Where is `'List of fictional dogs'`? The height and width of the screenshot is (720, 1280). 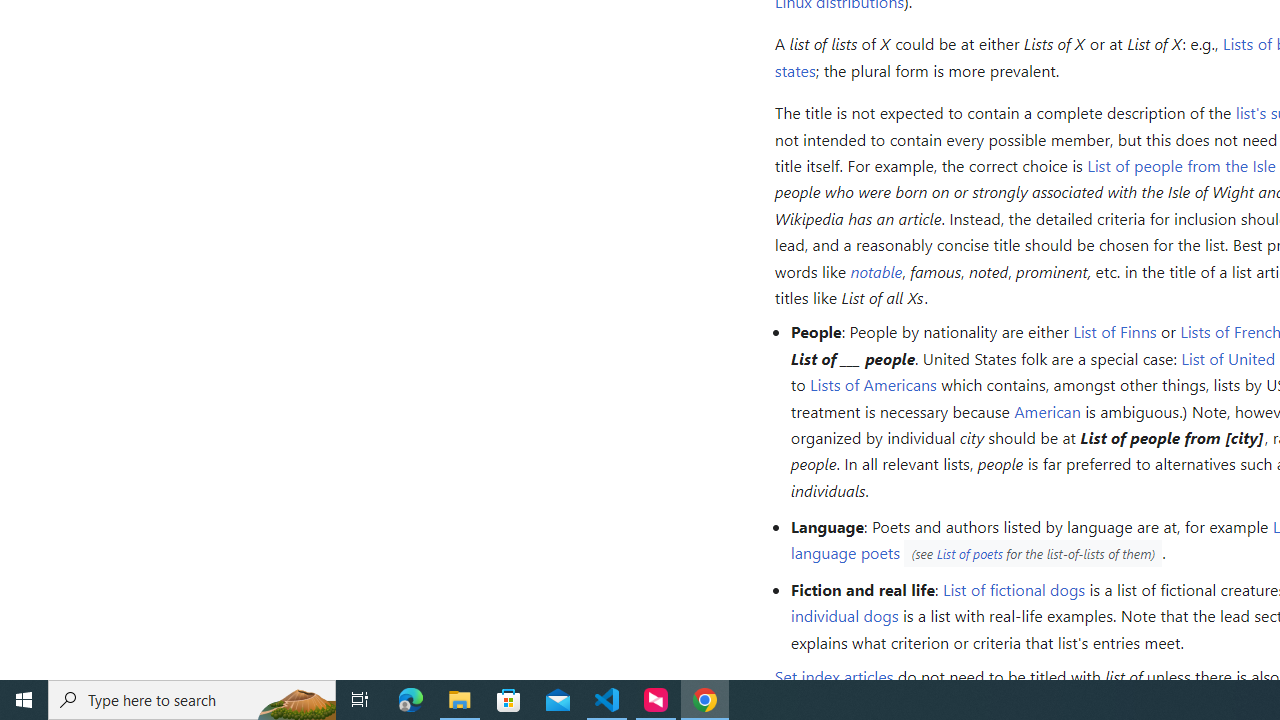
'List of fictional dogs' is located at coordinates (1013, 587).